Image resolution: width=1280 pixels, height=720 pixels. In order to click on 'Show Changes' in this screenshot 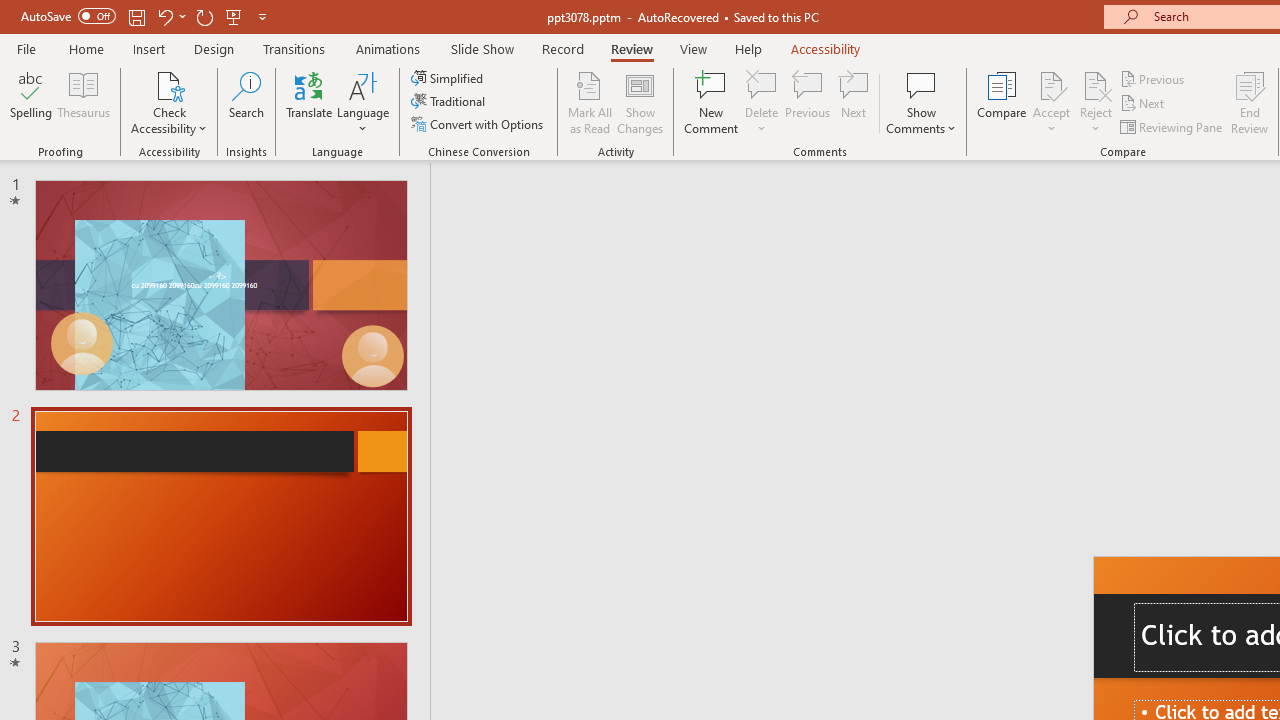, I will do `click(640, 103)`.